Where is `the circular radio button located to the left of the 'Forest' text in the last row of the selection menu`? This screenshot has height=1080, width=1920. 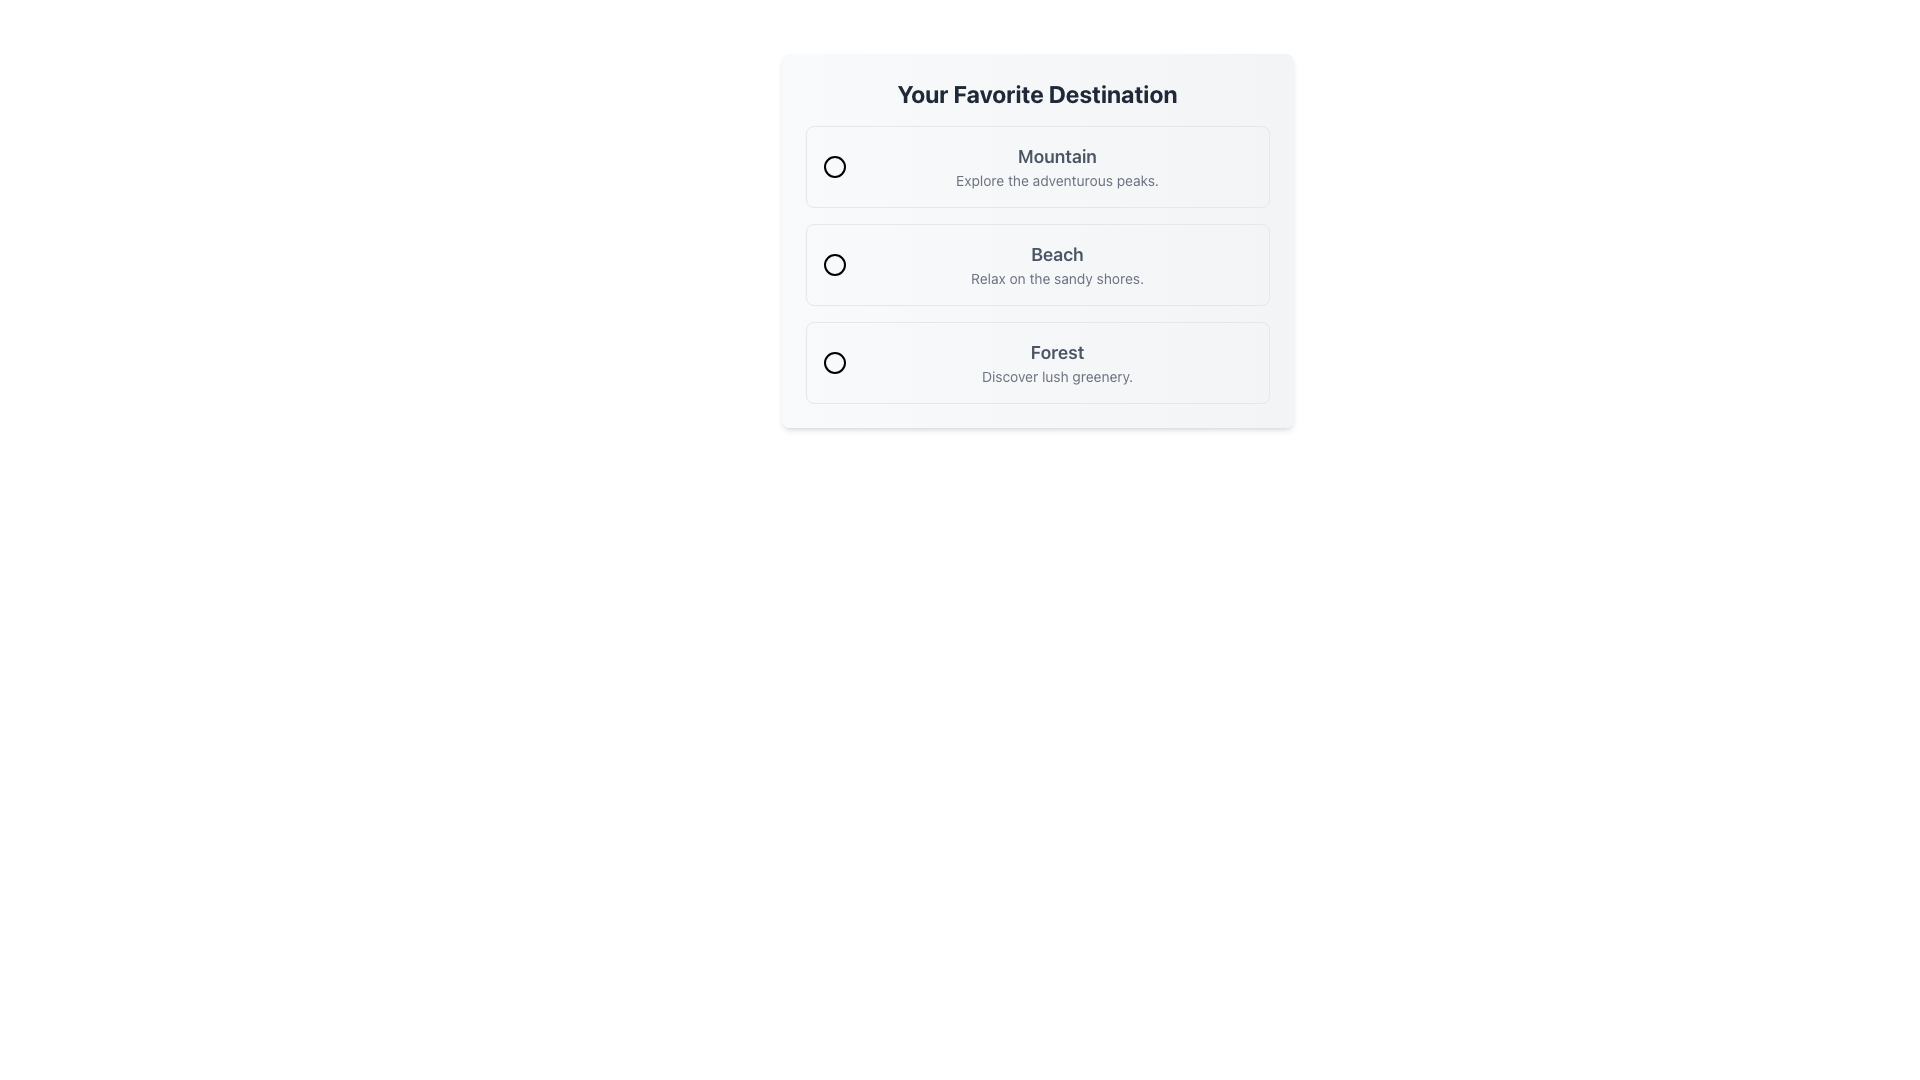
the circular radio button located to the left of the 'Forest' text in the last row of the selection menu is located at coordinates (834, 362).